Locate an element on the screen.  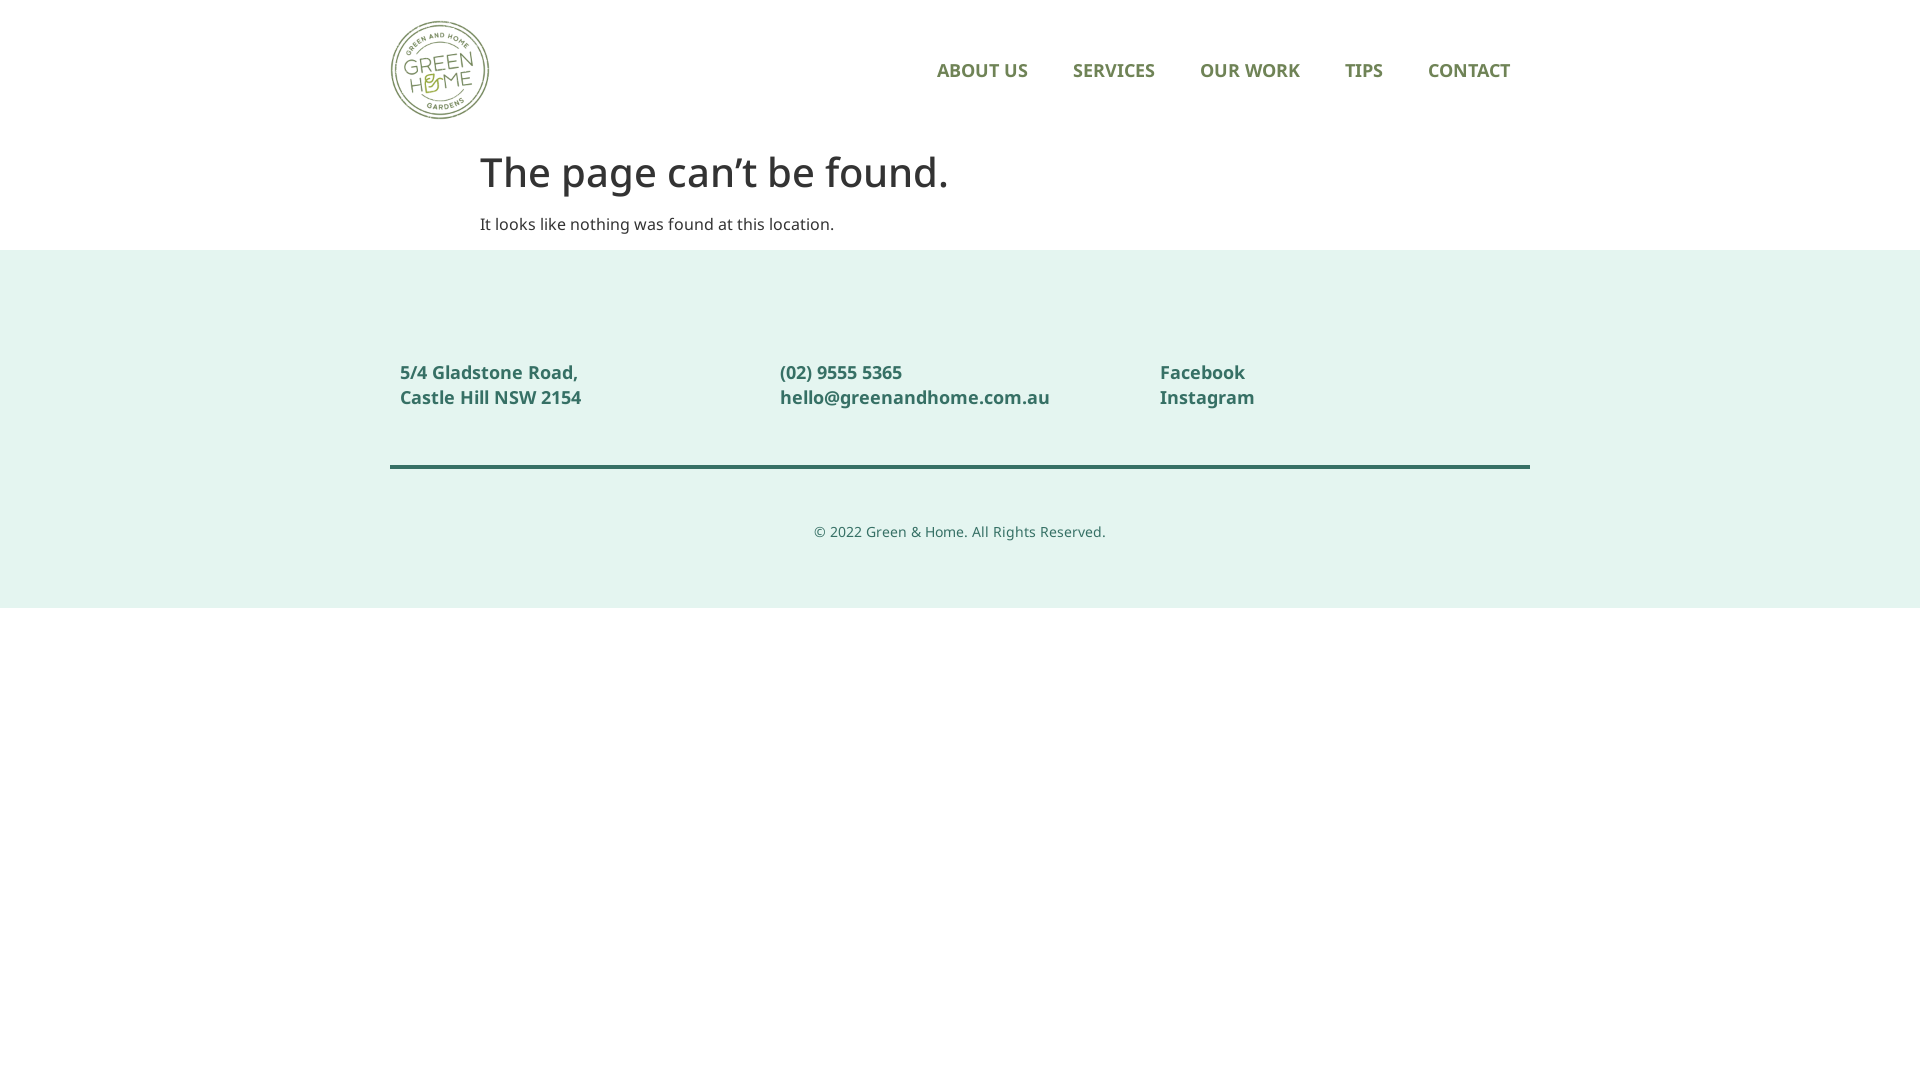
'SERVICES' is located at coordinates (1051, 69).